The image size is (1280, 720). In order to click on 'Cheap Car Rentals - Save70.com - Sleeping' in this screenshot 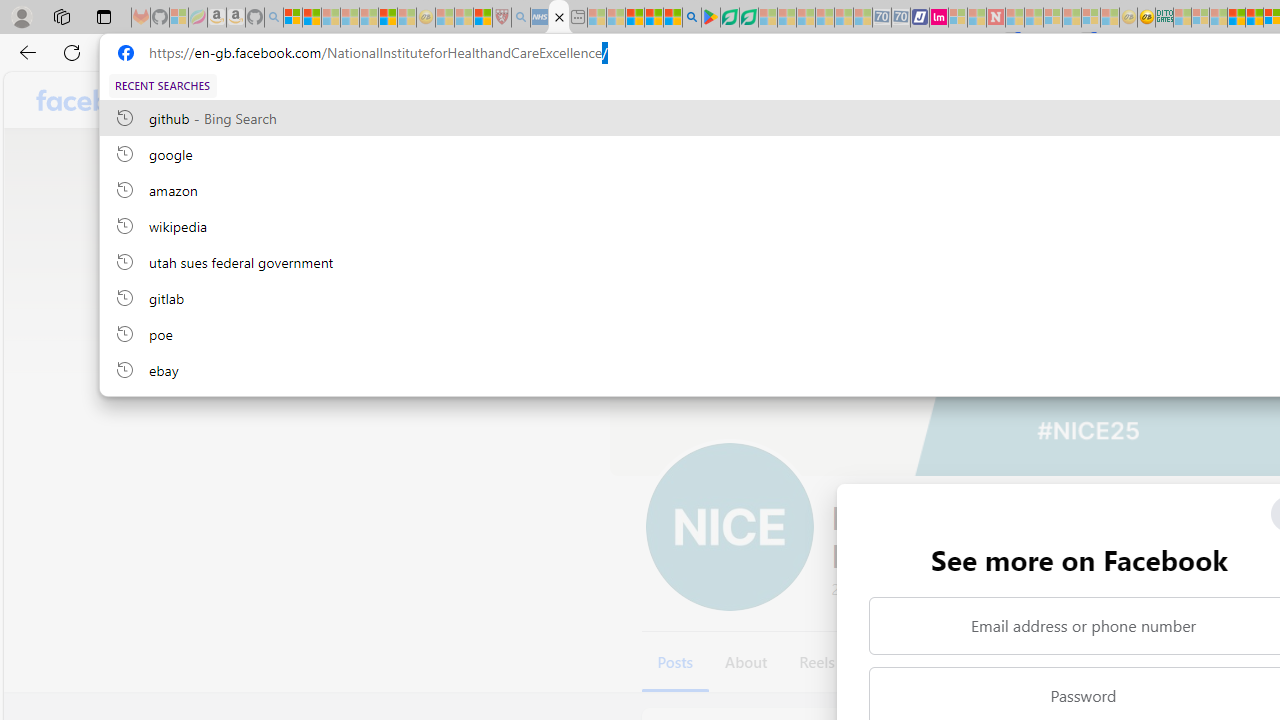, I will do `click(880, 17)`.